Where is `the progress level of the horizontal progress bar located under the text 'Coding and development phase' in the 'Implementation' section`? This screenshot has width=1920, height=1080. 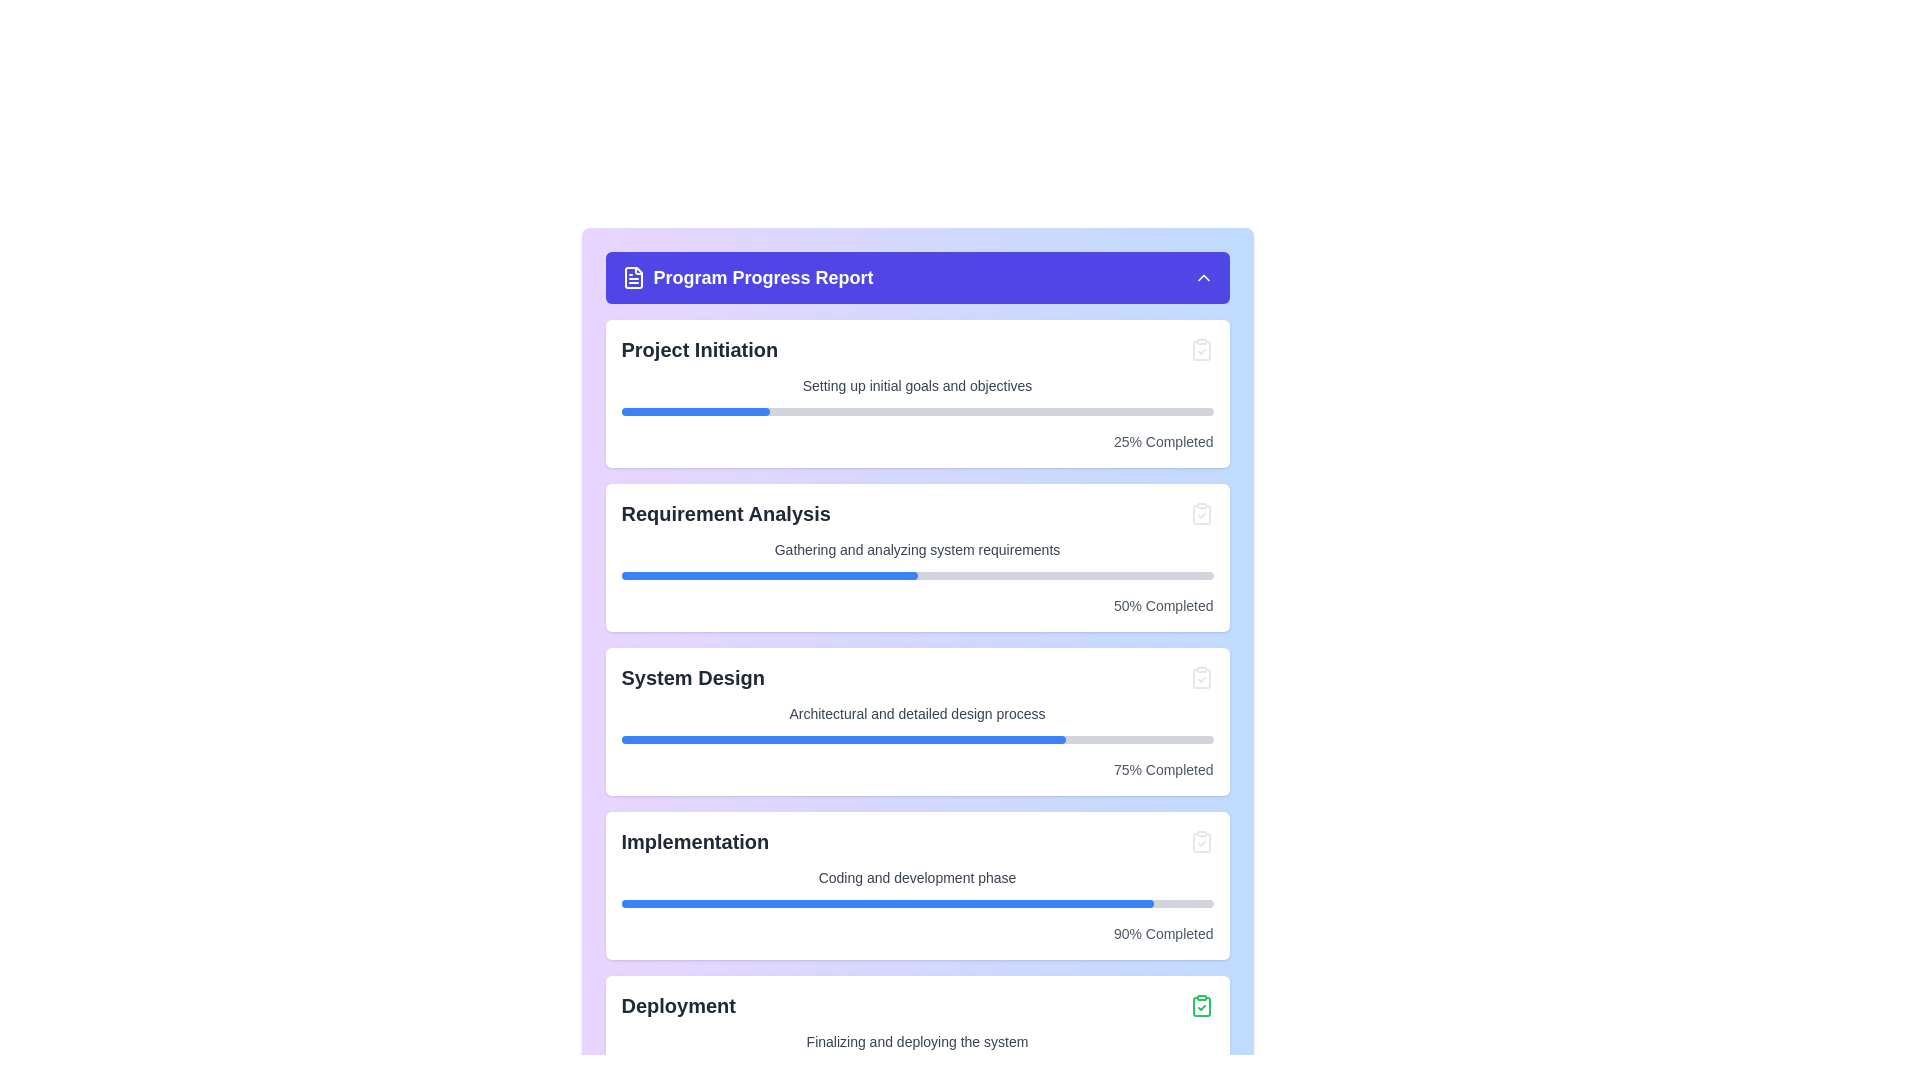 the progress level of the horizontal progress bar located under the text 'Coding and development phase' in the 'Implementation' section is located at coordinates (916, 903).